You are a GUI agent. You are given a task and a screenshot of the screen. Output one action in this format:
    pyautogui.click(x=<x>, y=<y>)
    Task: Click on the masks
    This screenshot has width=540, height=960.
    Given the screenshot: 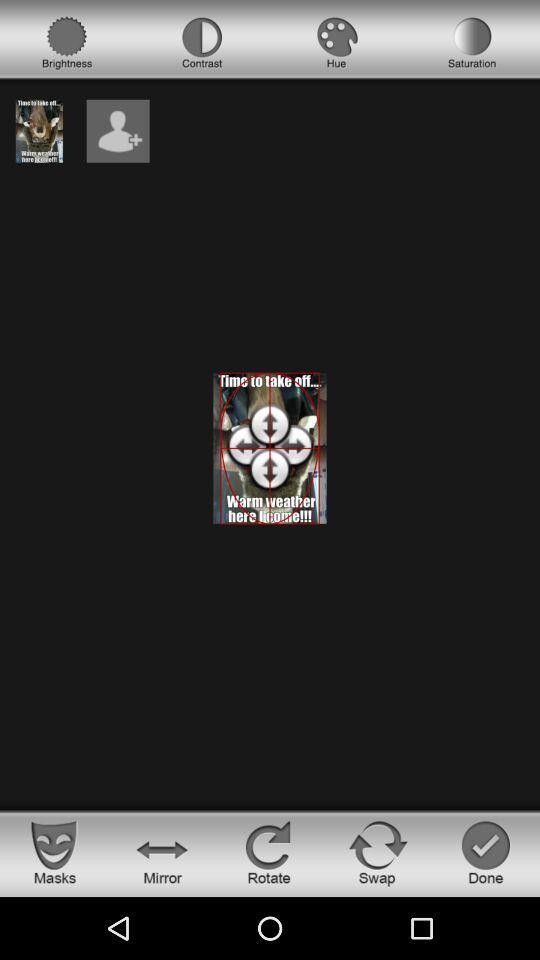 What is the action you would take?
    pyautogui.click(x=54, y=851)
    